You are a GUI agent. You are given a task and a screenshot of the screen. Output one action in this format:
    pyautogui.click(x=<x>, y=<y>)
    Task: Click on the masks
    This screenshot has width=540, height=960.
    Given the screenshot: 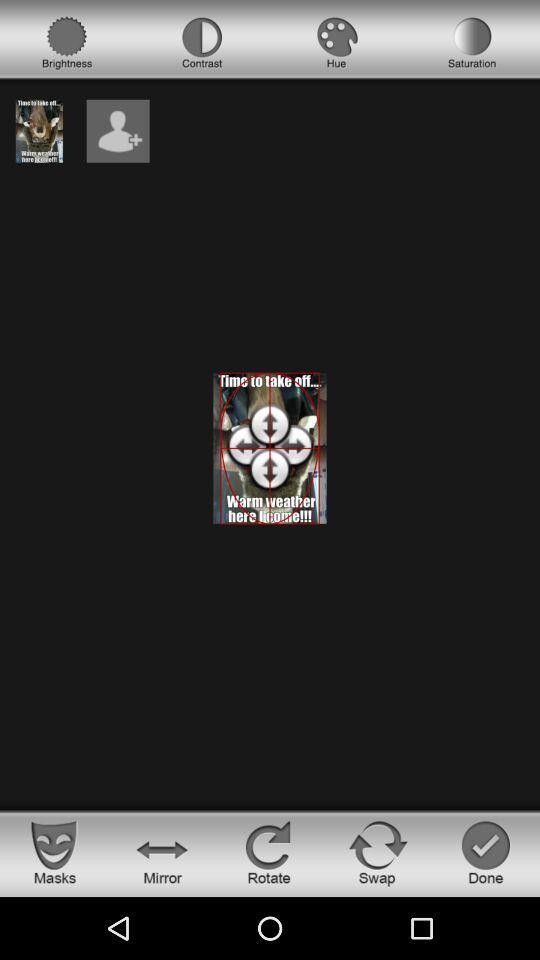 What is the action you would take?
    pyautogui.click(x=54, y=851)
    